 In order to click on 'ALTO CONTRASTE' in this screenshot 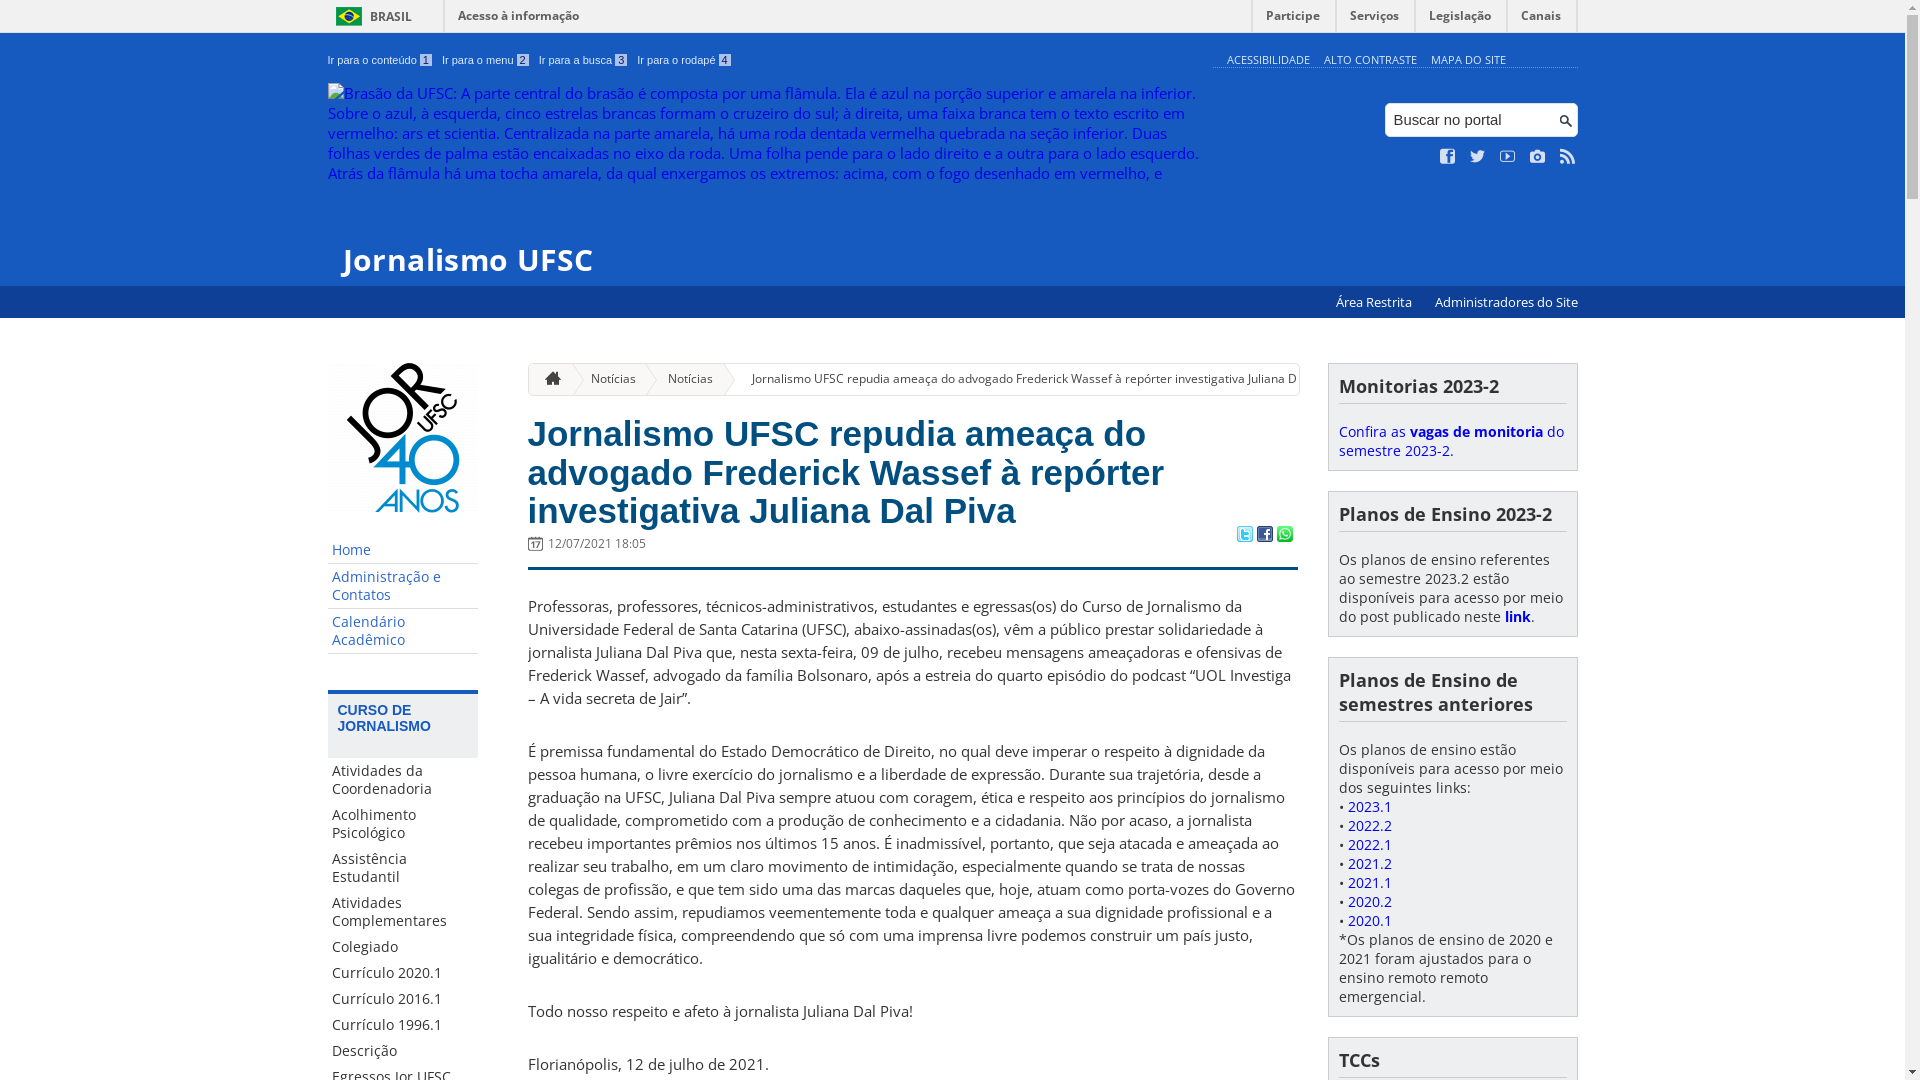, I will do `click(1369, 58)`.